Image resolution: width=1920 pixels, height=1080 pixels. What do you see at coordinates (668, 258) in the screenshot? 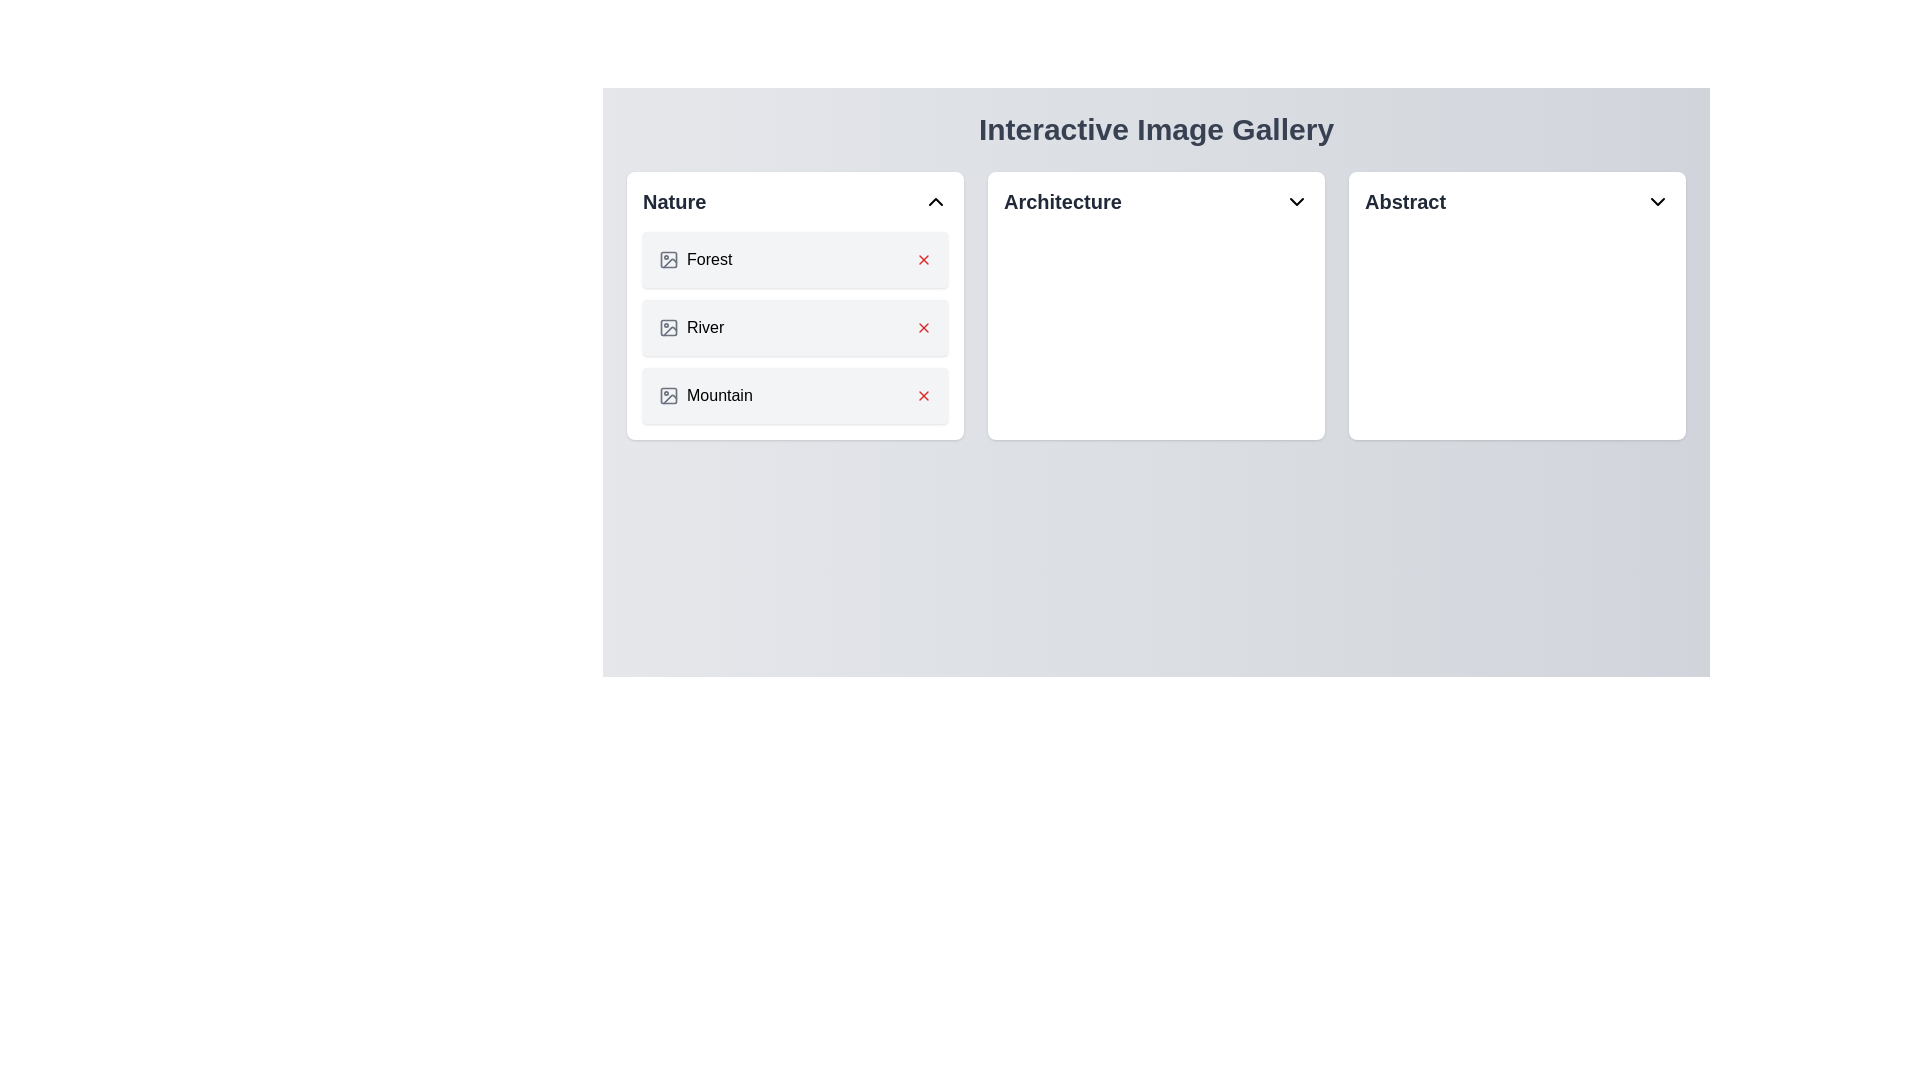
I see `icon representing the 'Forest' category, which is positioned to the left of the 'Forest' label in the Nature section of the UI` at bounding box center [668, 258].